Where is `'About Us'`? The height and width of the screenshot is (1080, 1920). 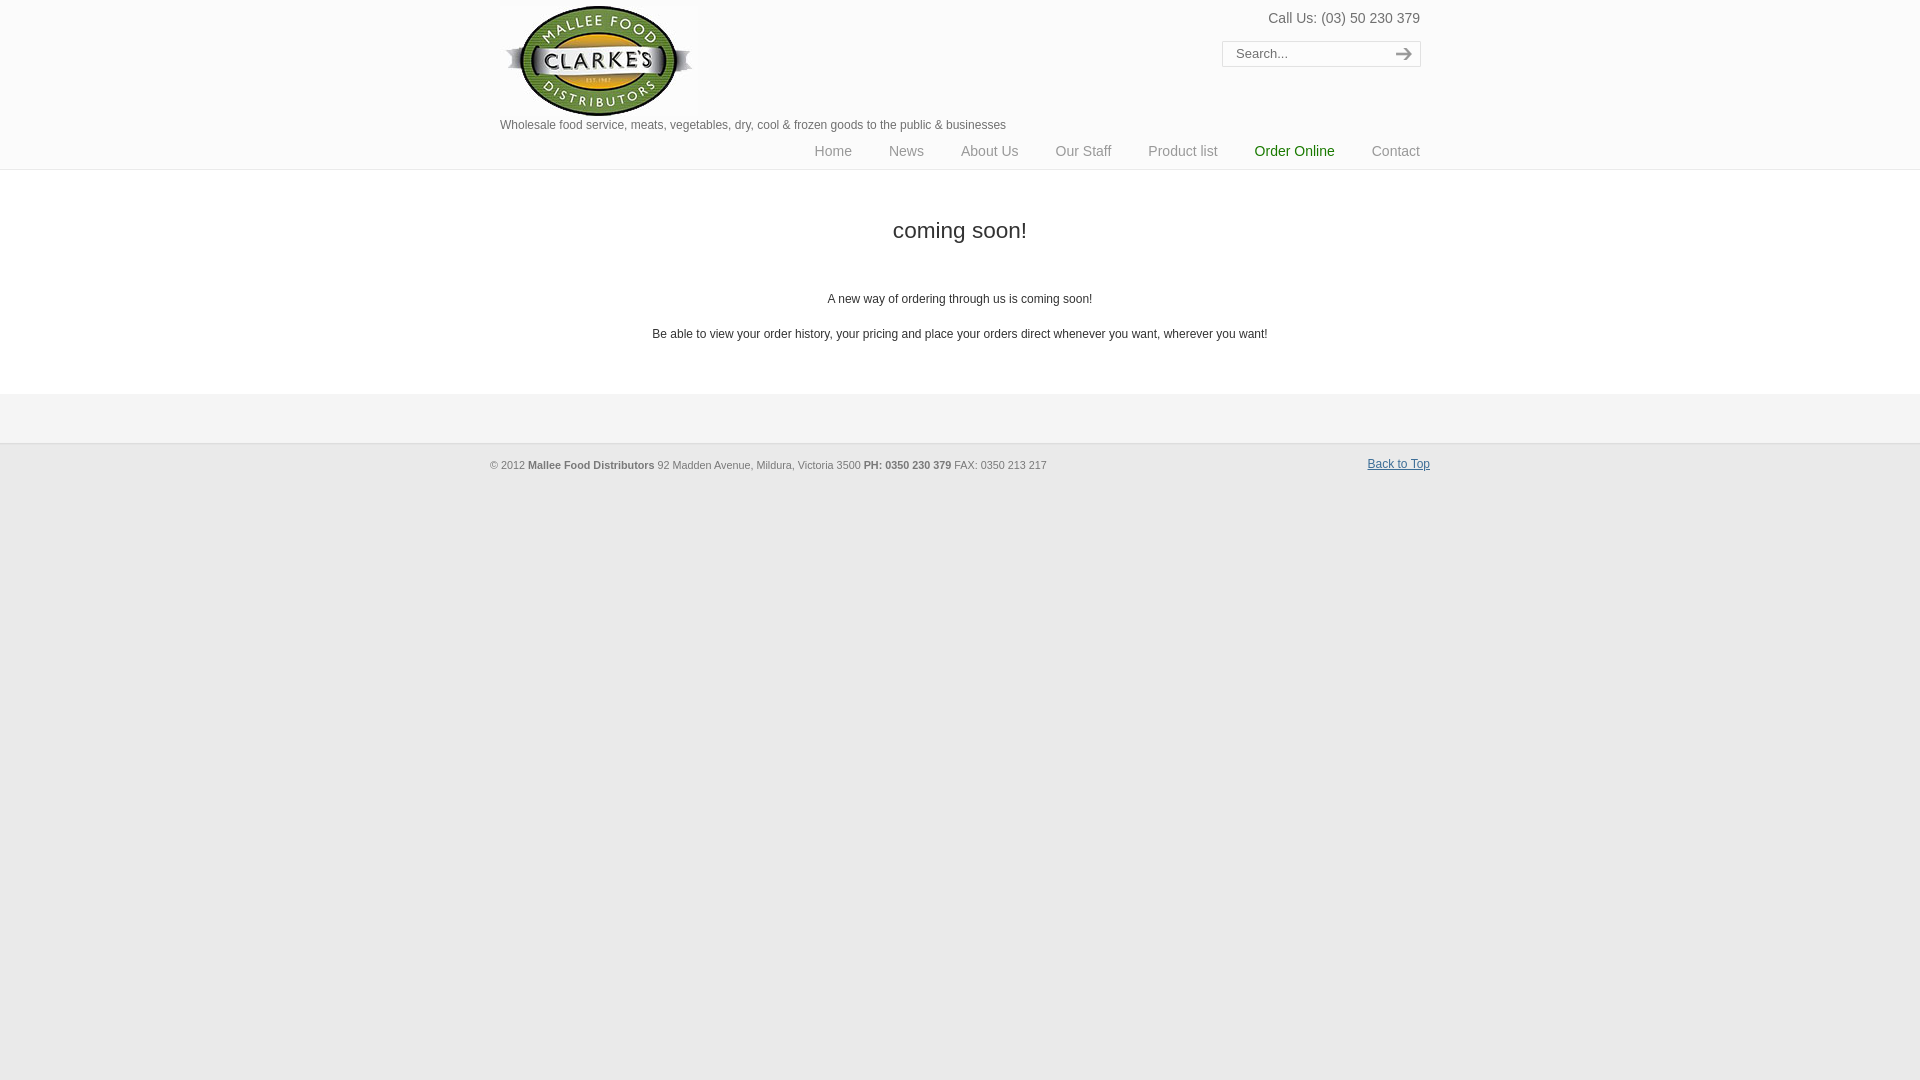
'About Us' is located at coordinates (939, 149).